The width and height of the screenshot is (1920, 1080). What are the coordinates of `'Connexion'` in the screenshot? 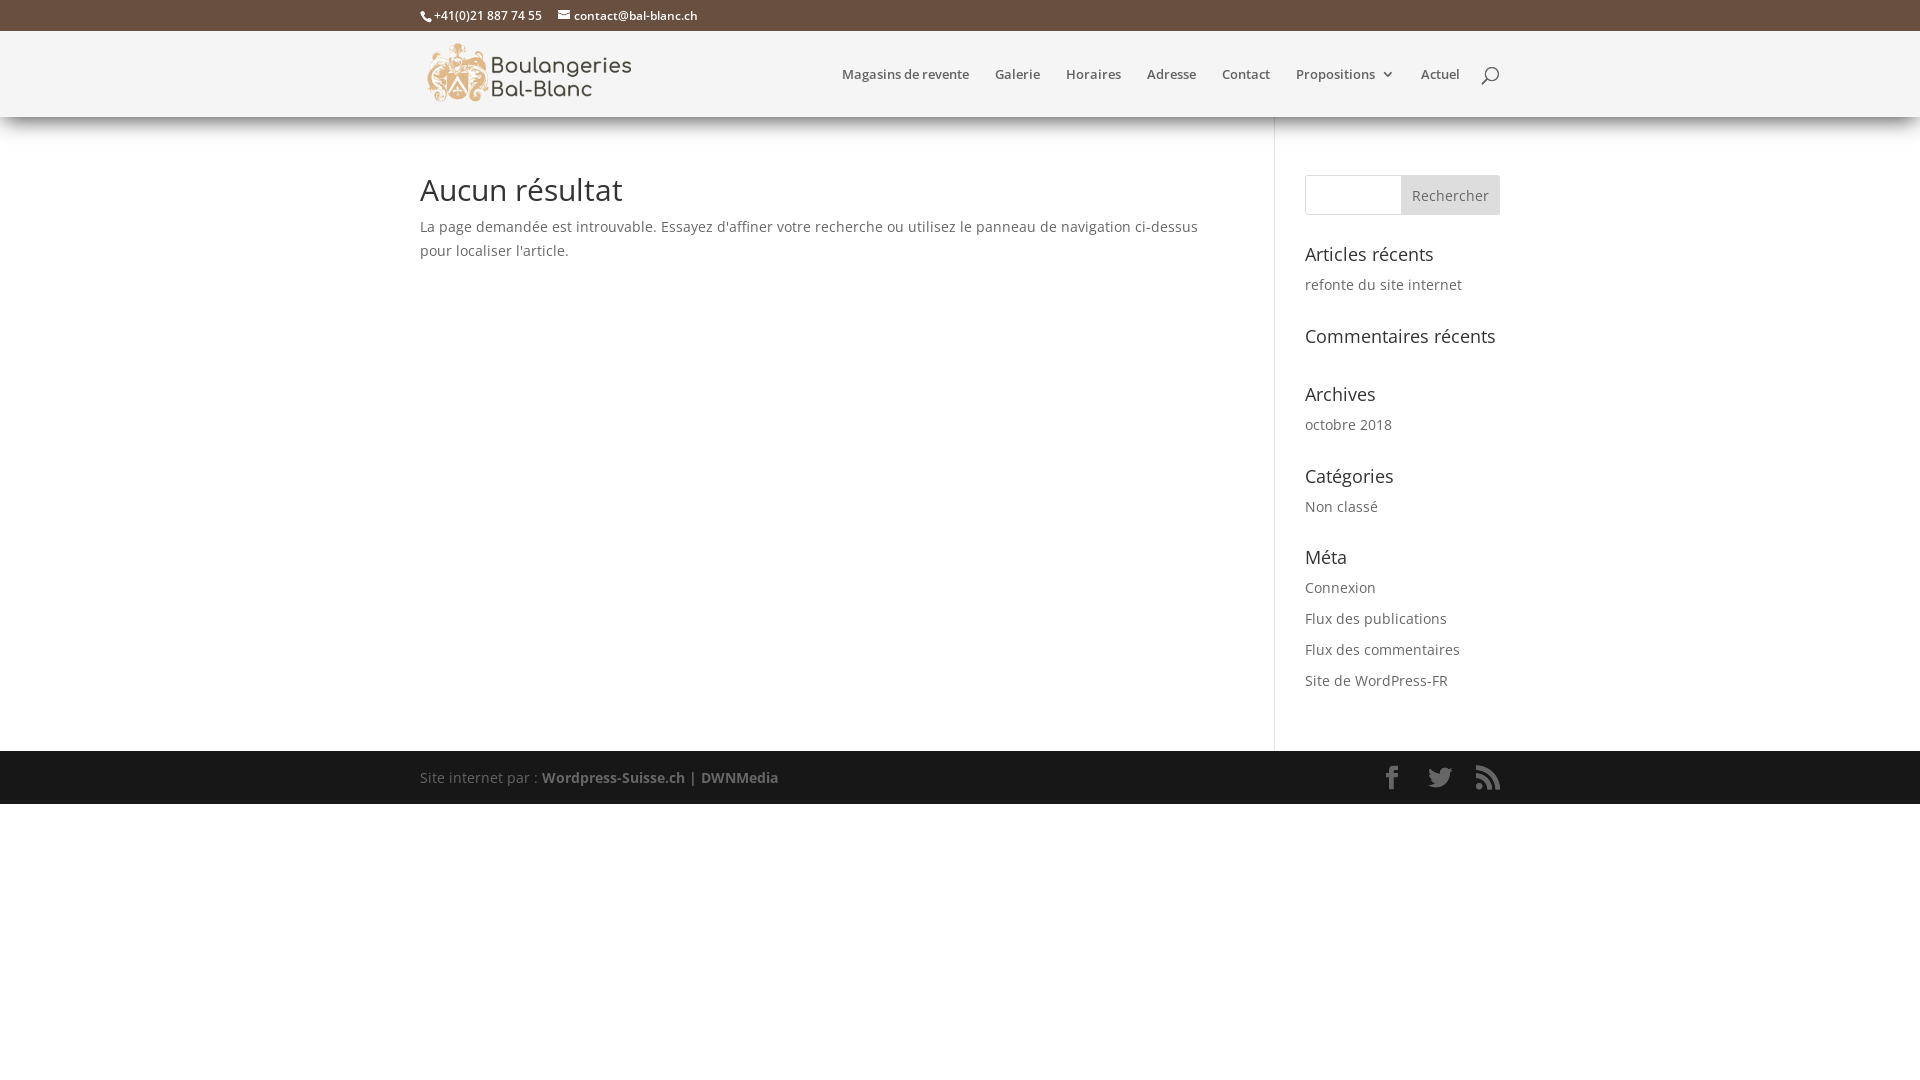 It's located at (1340, 586).